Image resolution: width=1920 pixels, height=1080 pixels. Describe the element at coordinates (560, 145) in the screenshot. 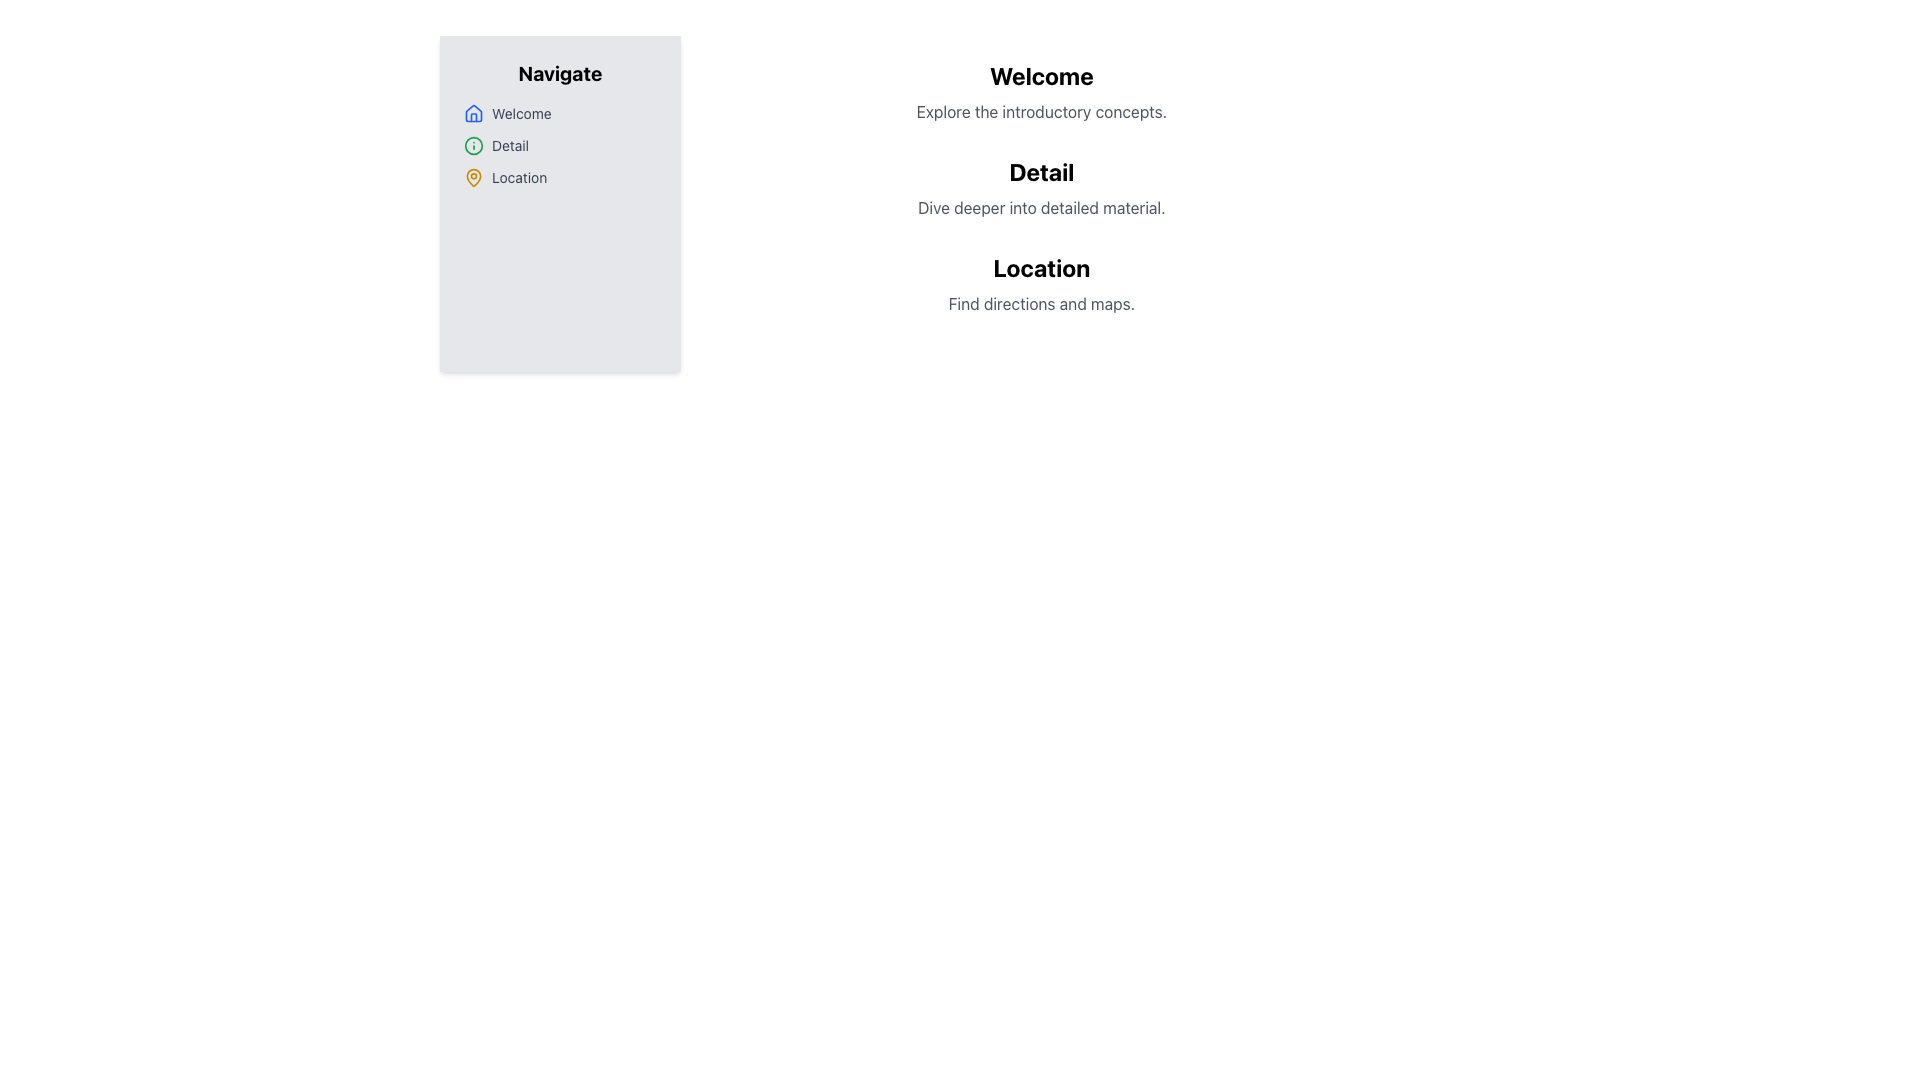

I see `the second navigational link or button in the top-left panel that follows the 'Welcome' item and precedes the 'Location' item for navigation` at that location.